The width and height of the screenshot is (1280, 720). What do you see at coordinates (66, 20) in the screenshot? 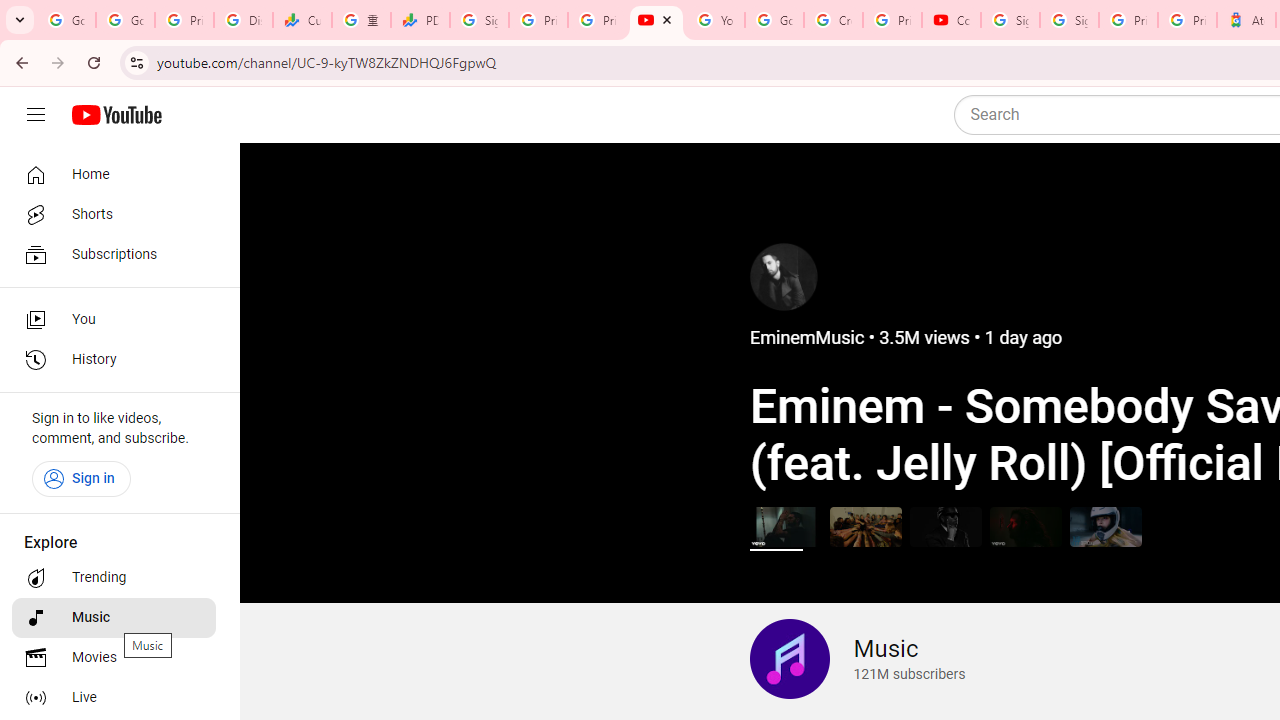
I see `'Google Workspace Admin Community'` at bounding box center [66, 20].